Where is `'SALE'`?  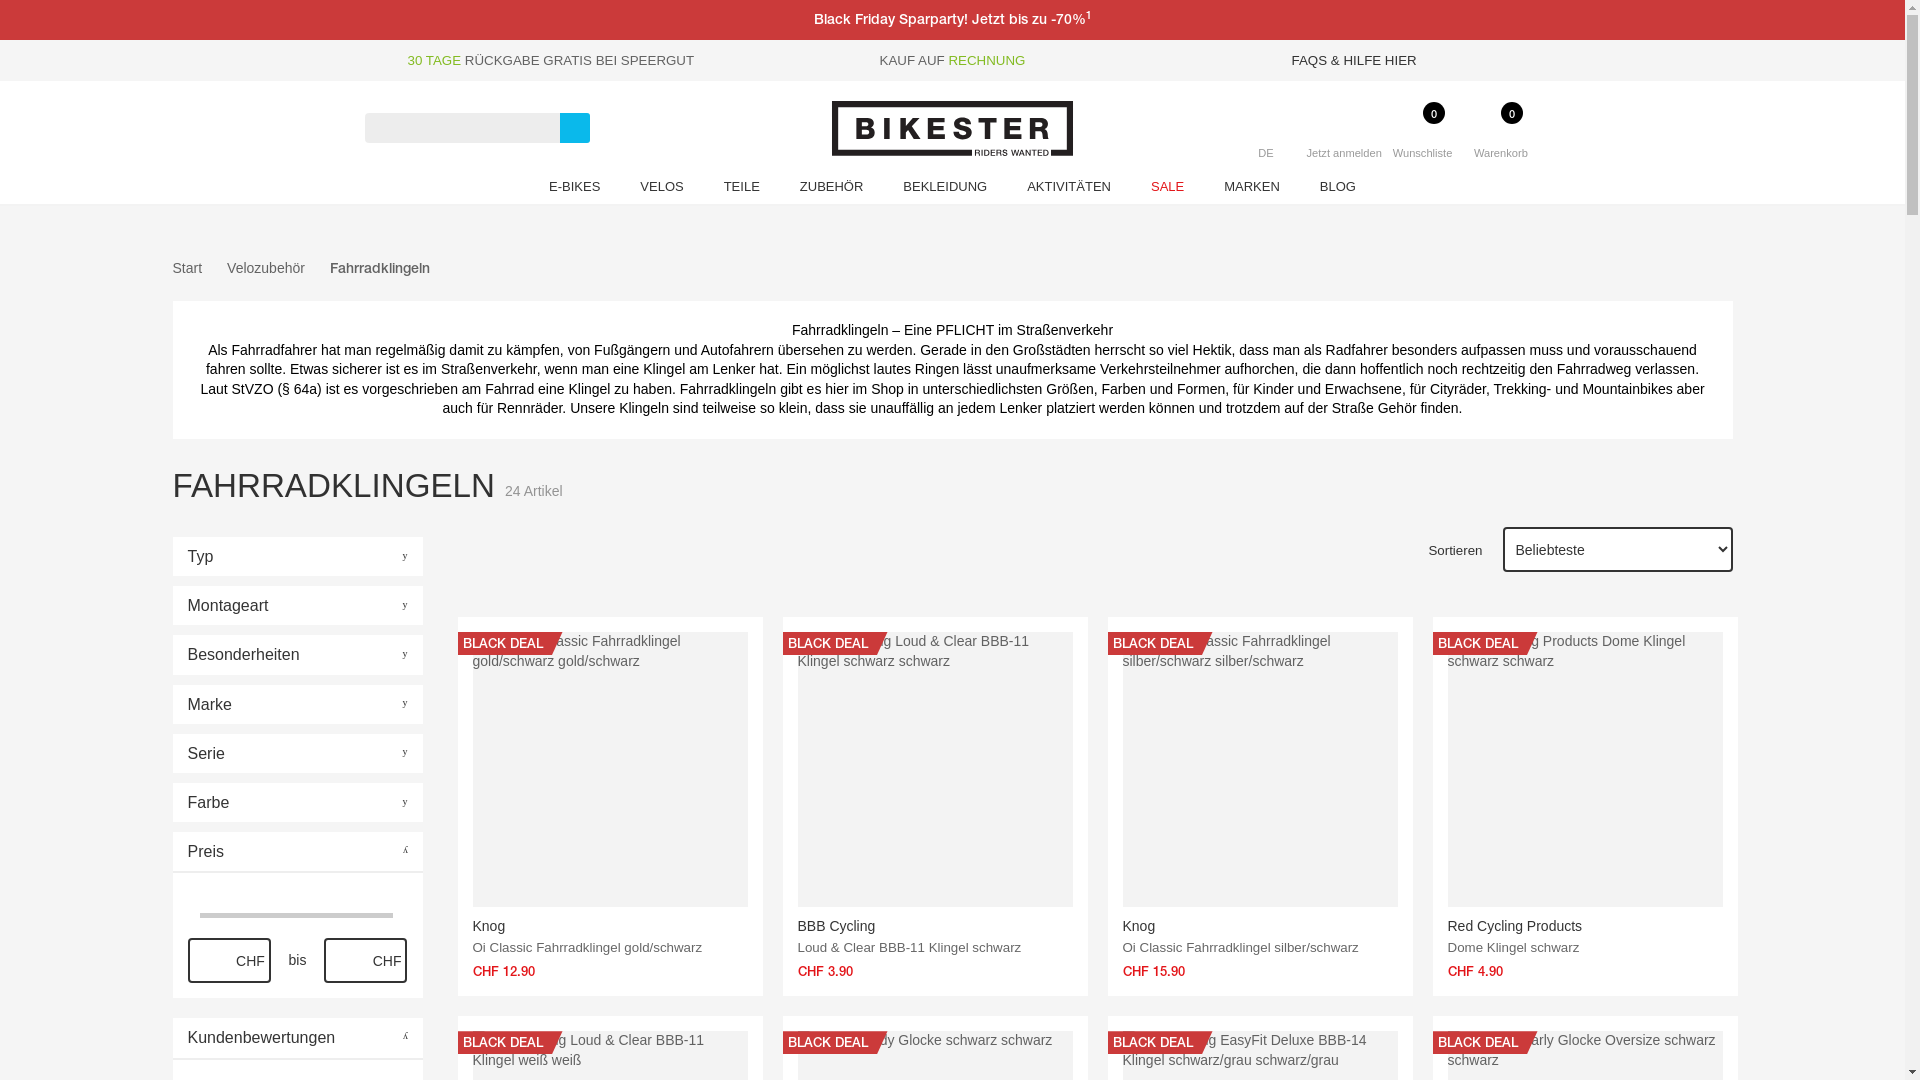 'SALE' is located at coordinates (1167, 189).